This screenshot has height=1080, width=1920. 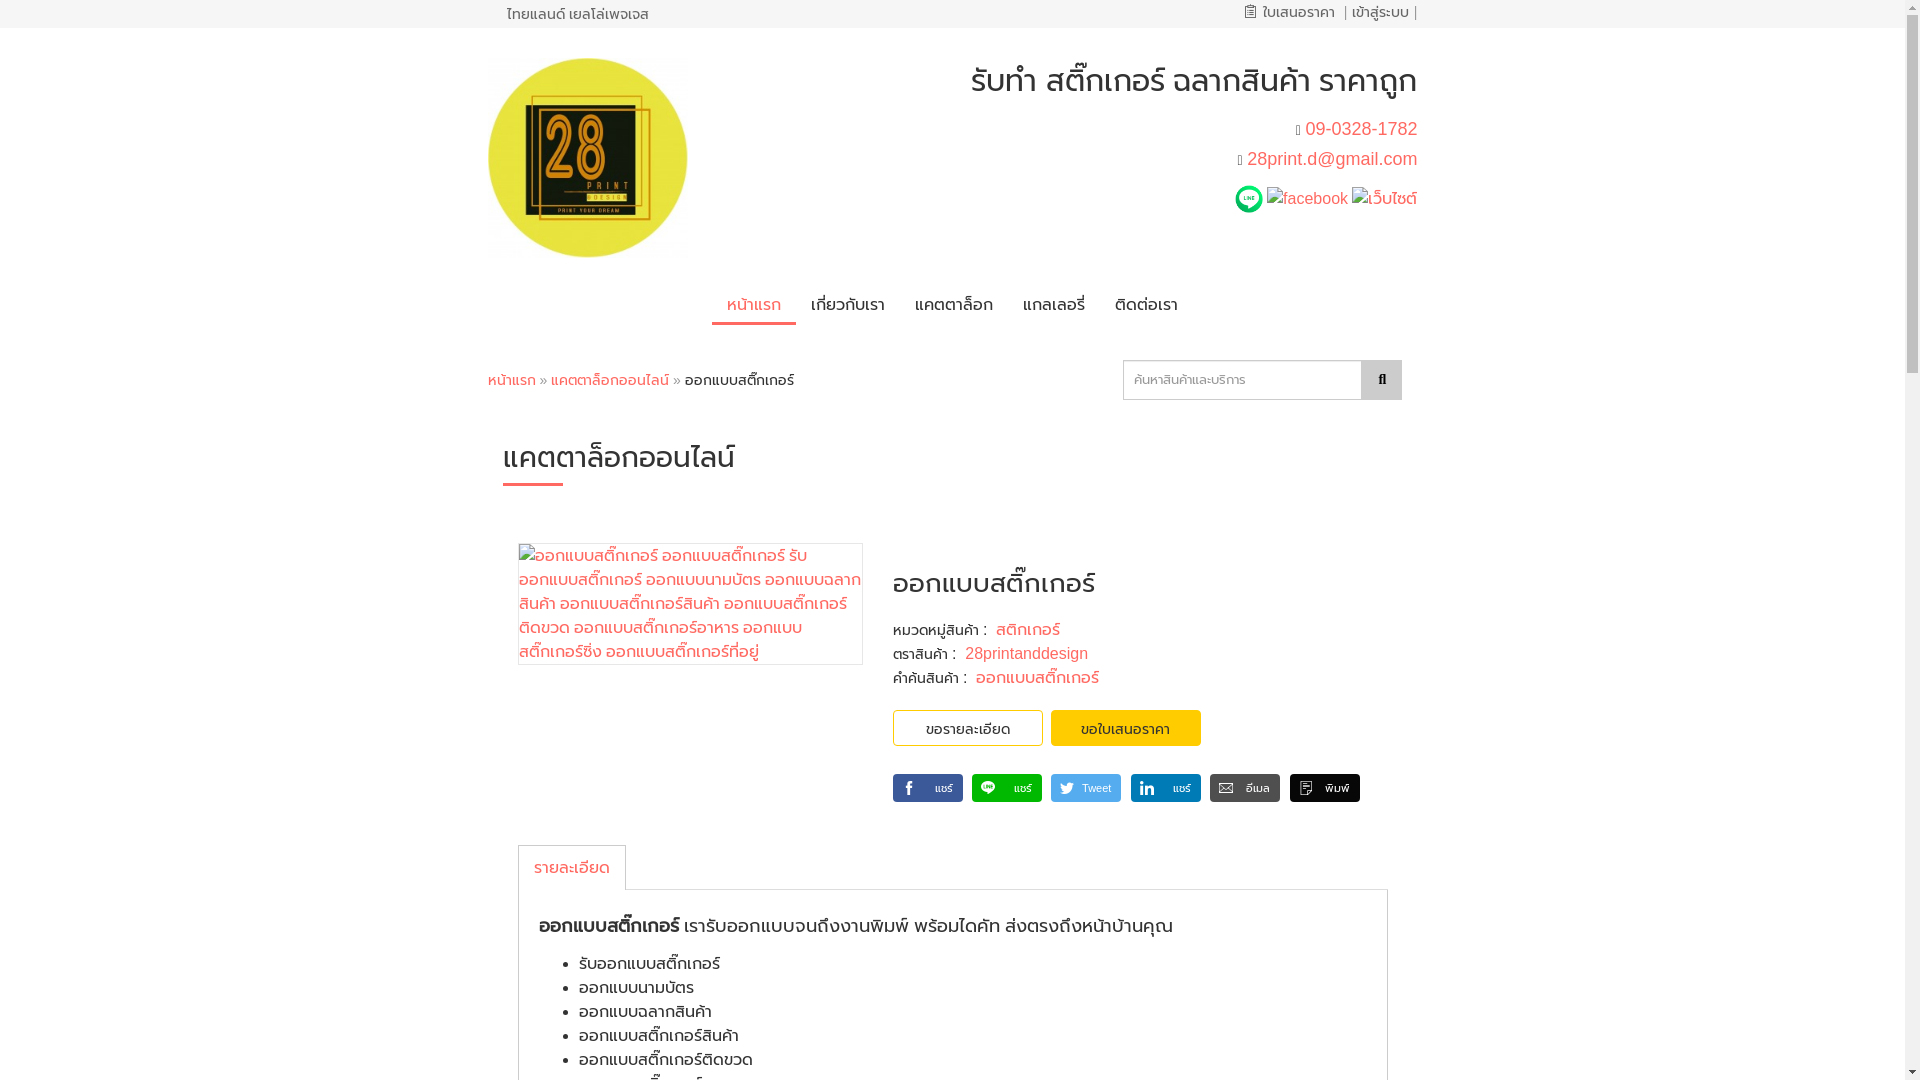 What do you see at coordinates (1050, 786) in the screenshot?
I see `'Tweet'` at bounding box center [1050, 786].